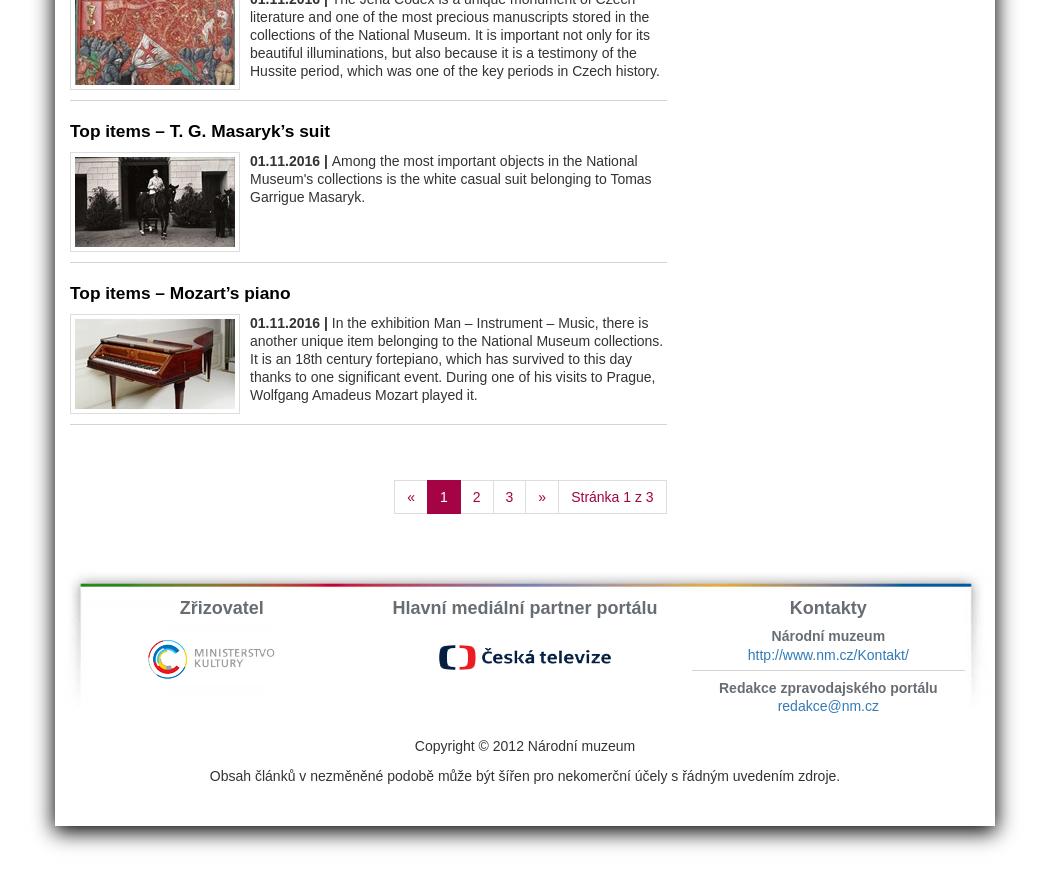 This screenshot has height=874, width=1050. What do you see at coordinates (523, 775) in the screenshot?
I see `'Obsah článků v nezměněné podobě může být šířen pro nekomerční účely s řádným uvedením zdroje.'` at bounding box center [523, 775].